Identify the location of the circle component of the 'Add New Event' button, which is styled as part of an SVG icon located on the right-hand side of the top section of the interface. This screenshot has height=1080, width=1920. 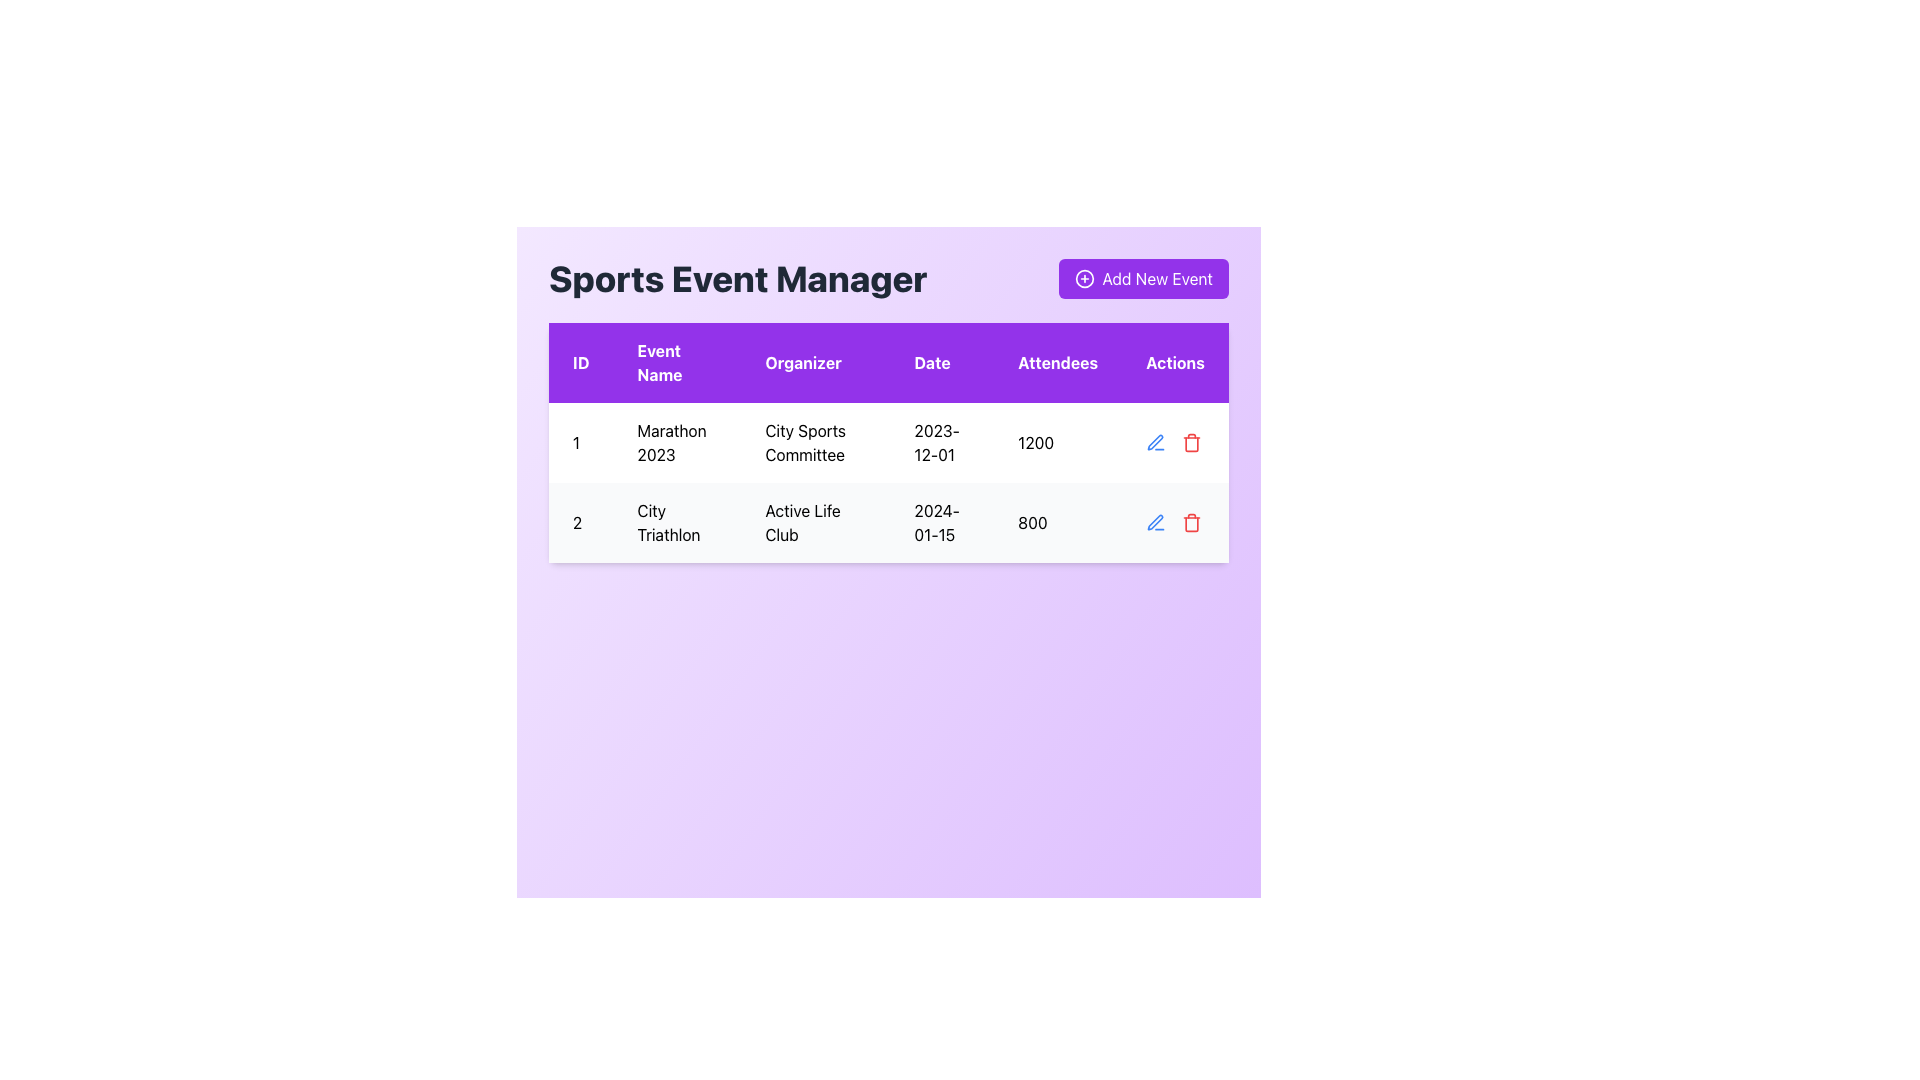
(1083, 278).